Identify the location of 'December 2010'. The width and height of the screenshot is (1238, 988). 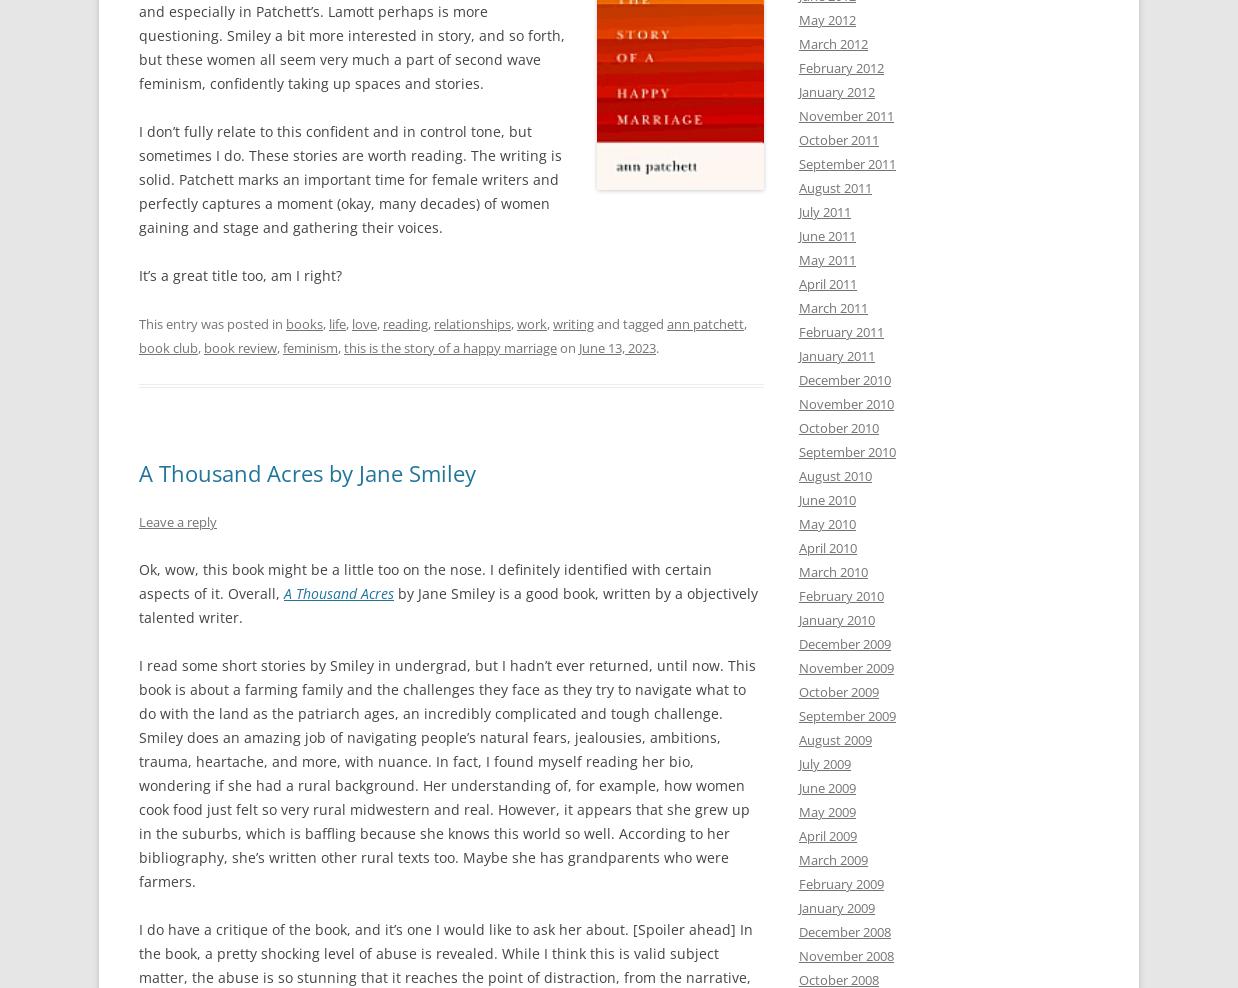
(844, 378).